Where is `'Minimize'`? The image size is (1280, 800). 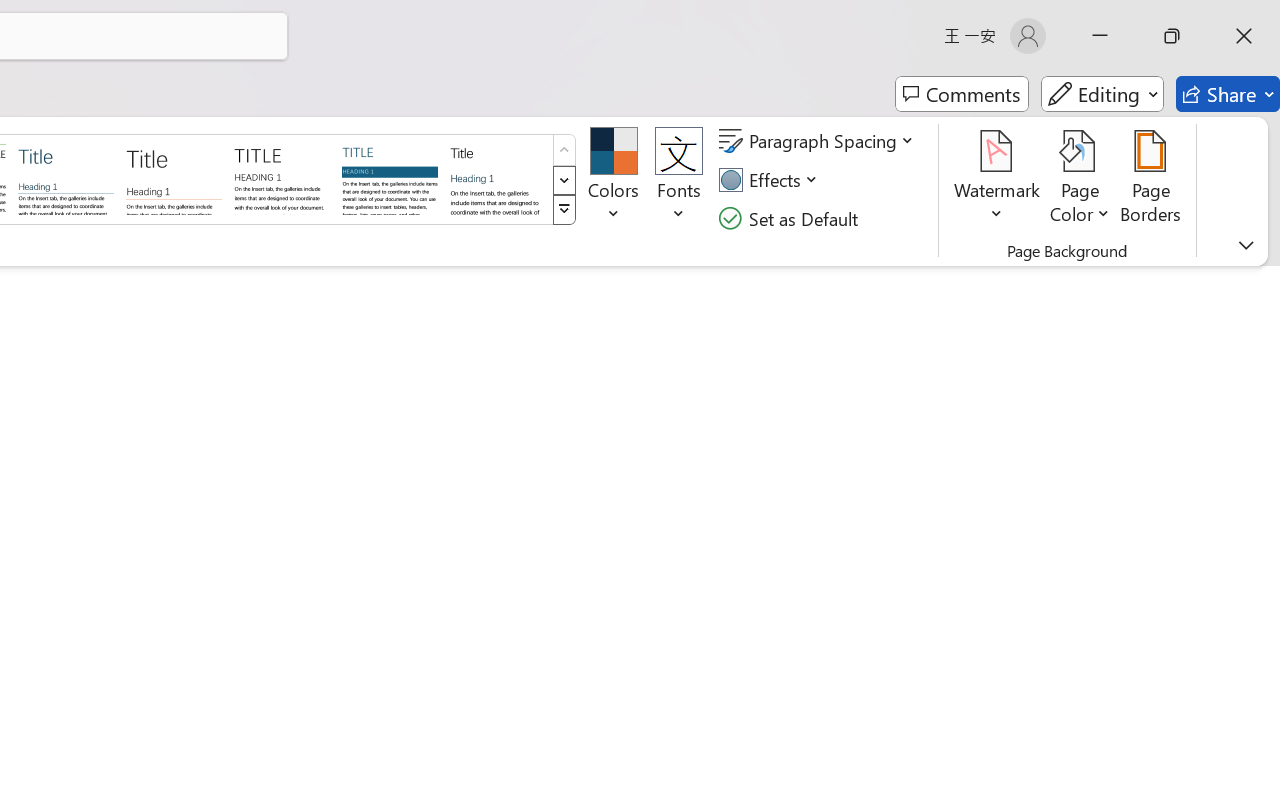 'Minimize' is located at coordinates (1099, 35).